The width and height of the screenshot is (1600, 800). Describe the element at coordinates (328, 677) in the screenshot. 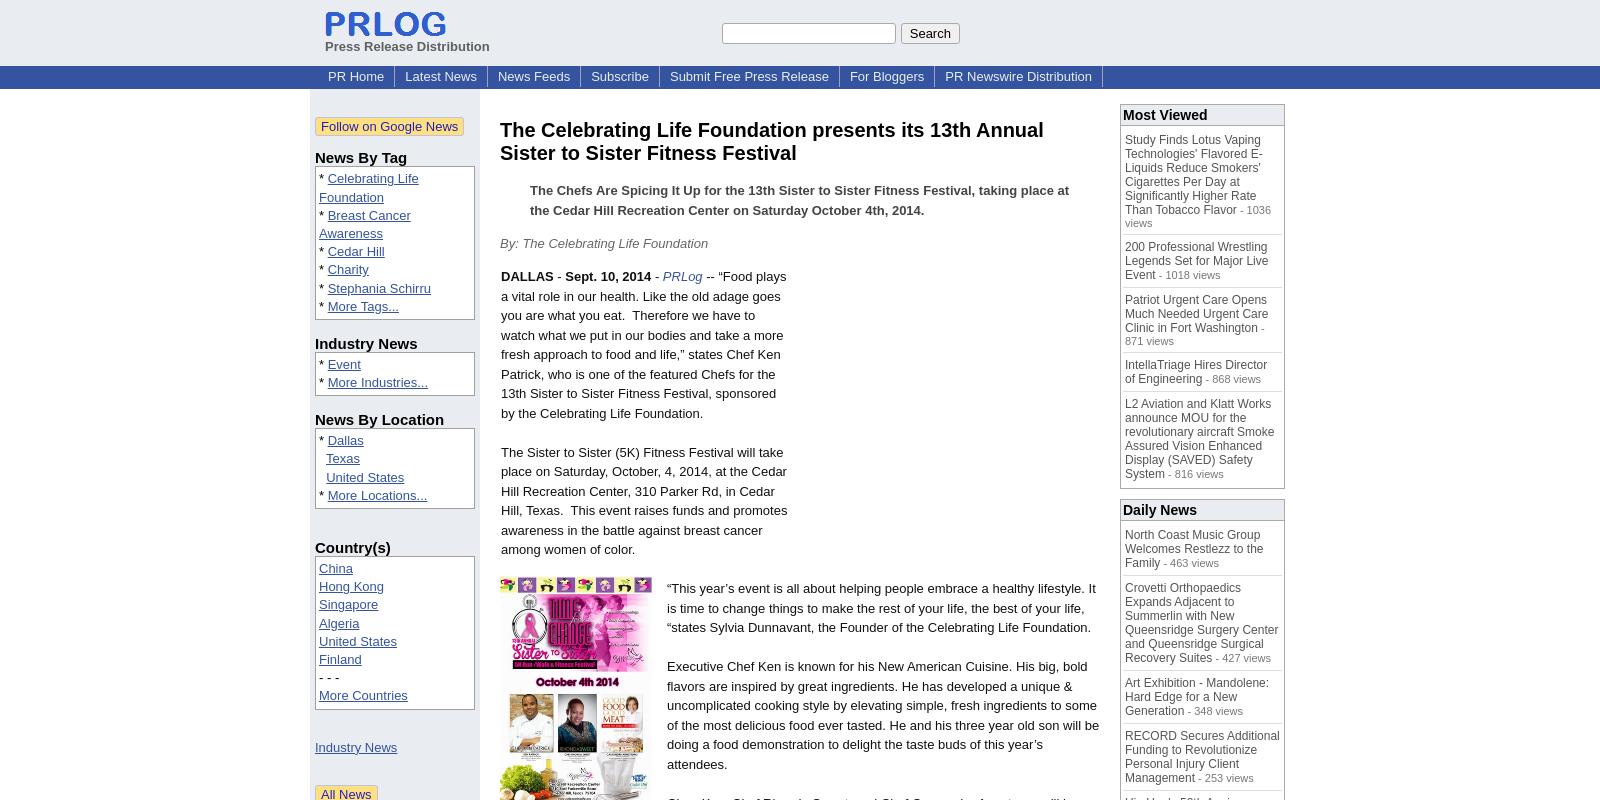

I see `'- - -'` at that location.